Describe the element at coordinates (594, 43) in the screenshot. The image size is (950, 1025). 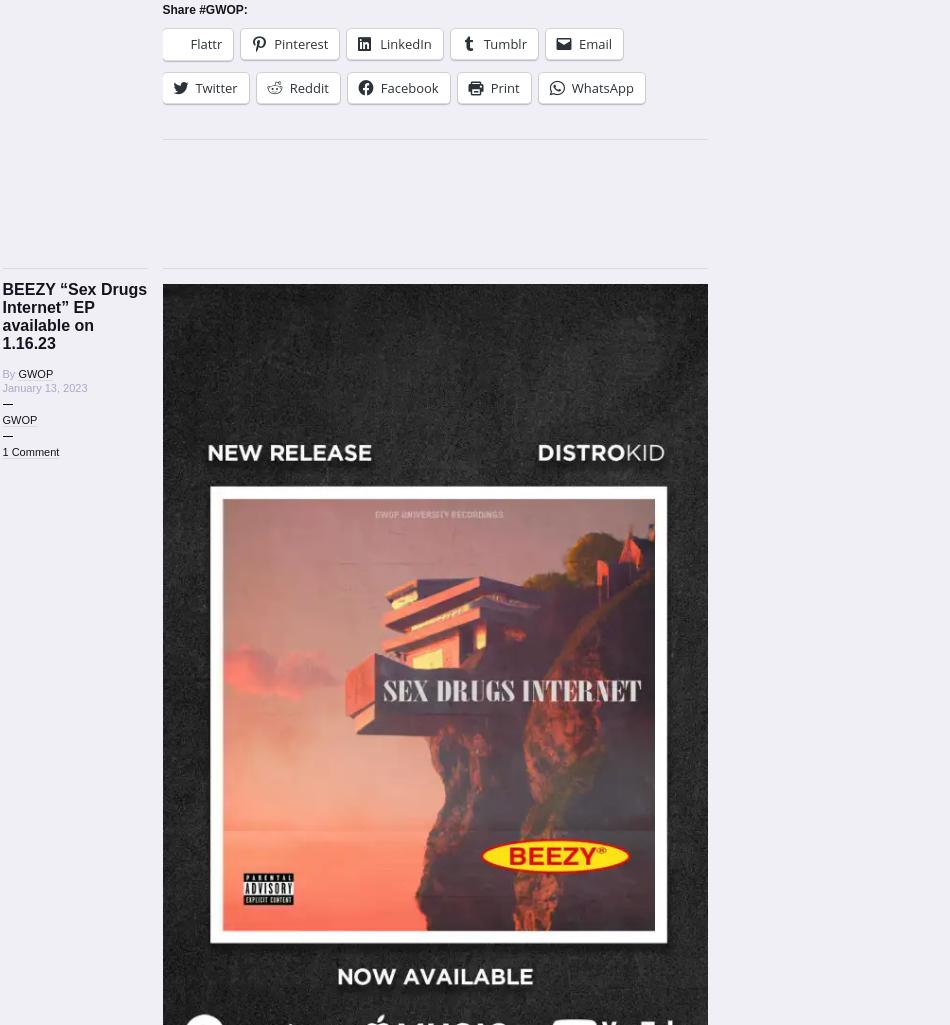
I see `'Email'` at that location.